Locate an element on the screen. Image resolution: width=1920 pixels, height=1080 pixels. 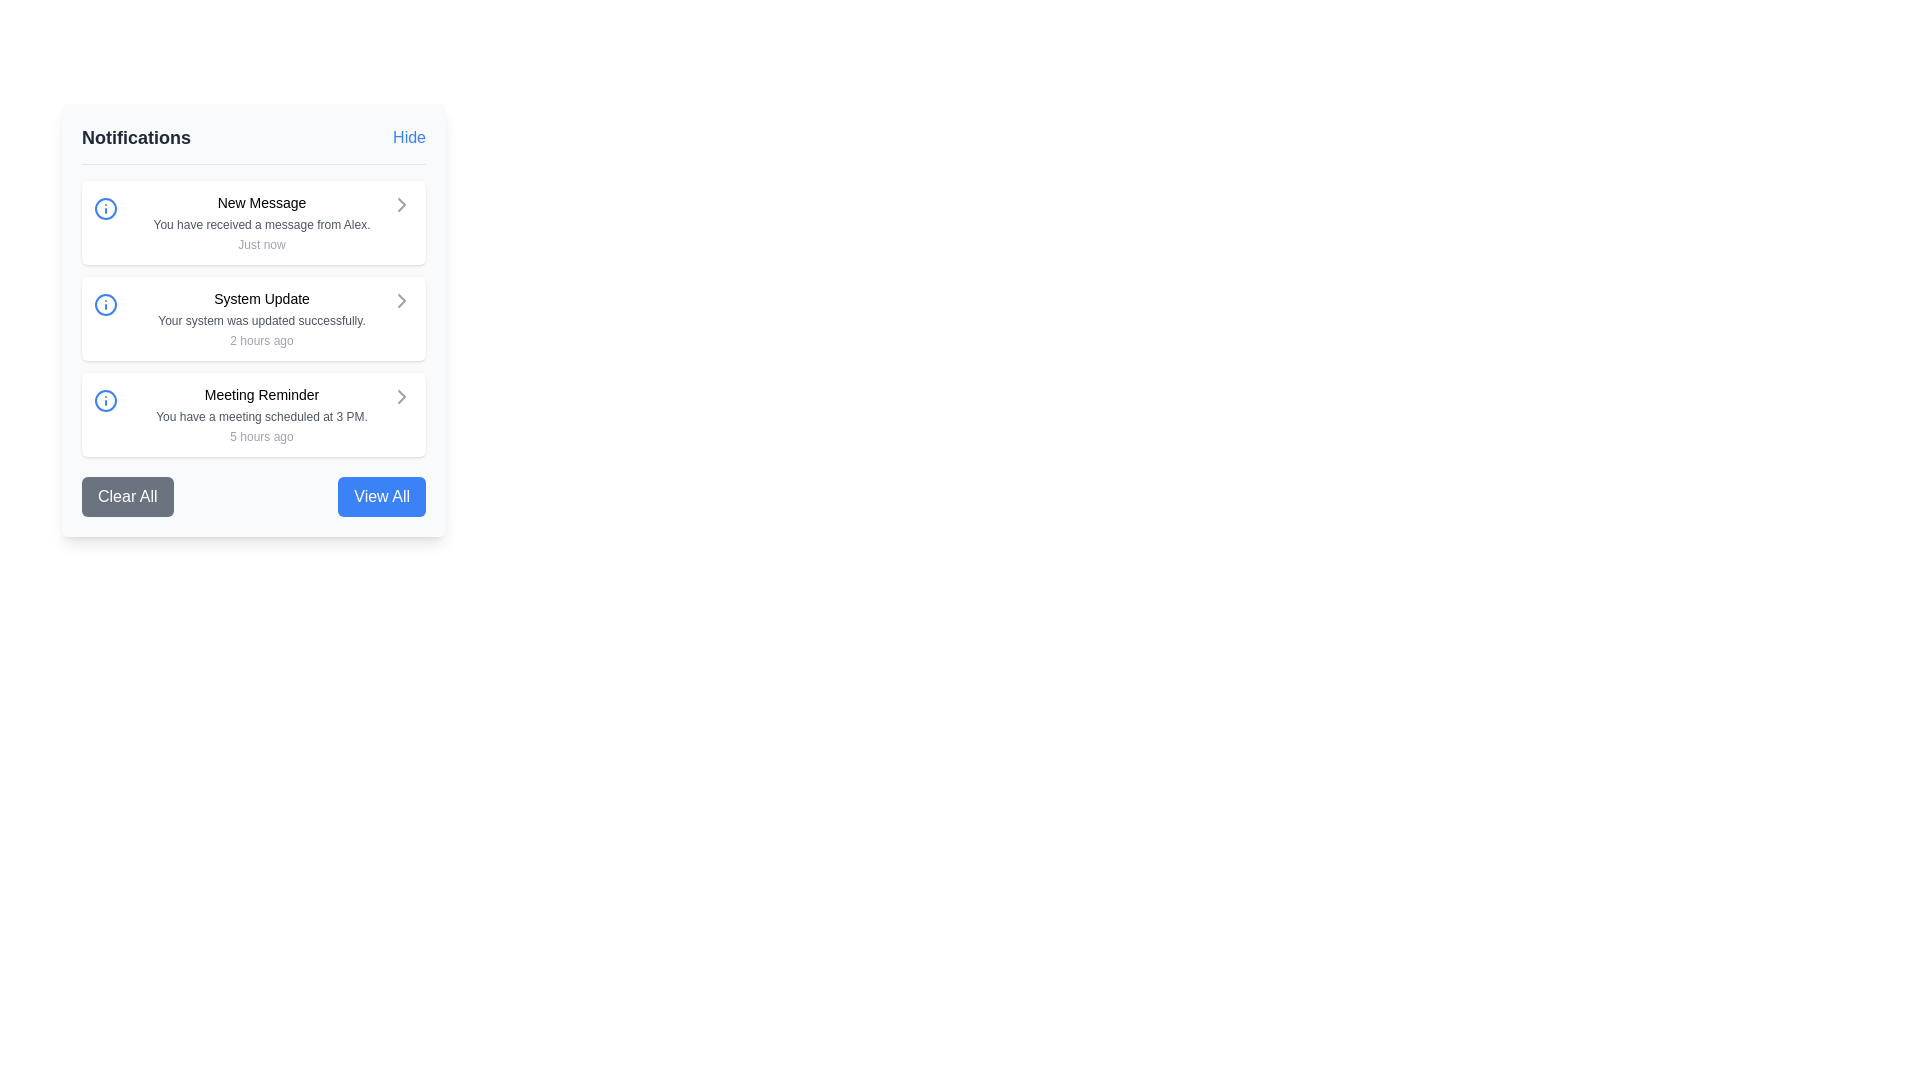
the circular blue icon in the 'Meeting Reminder' notification entry, which is the leftmost item in the third row of the notification panel is located at coordinates (104, 401).